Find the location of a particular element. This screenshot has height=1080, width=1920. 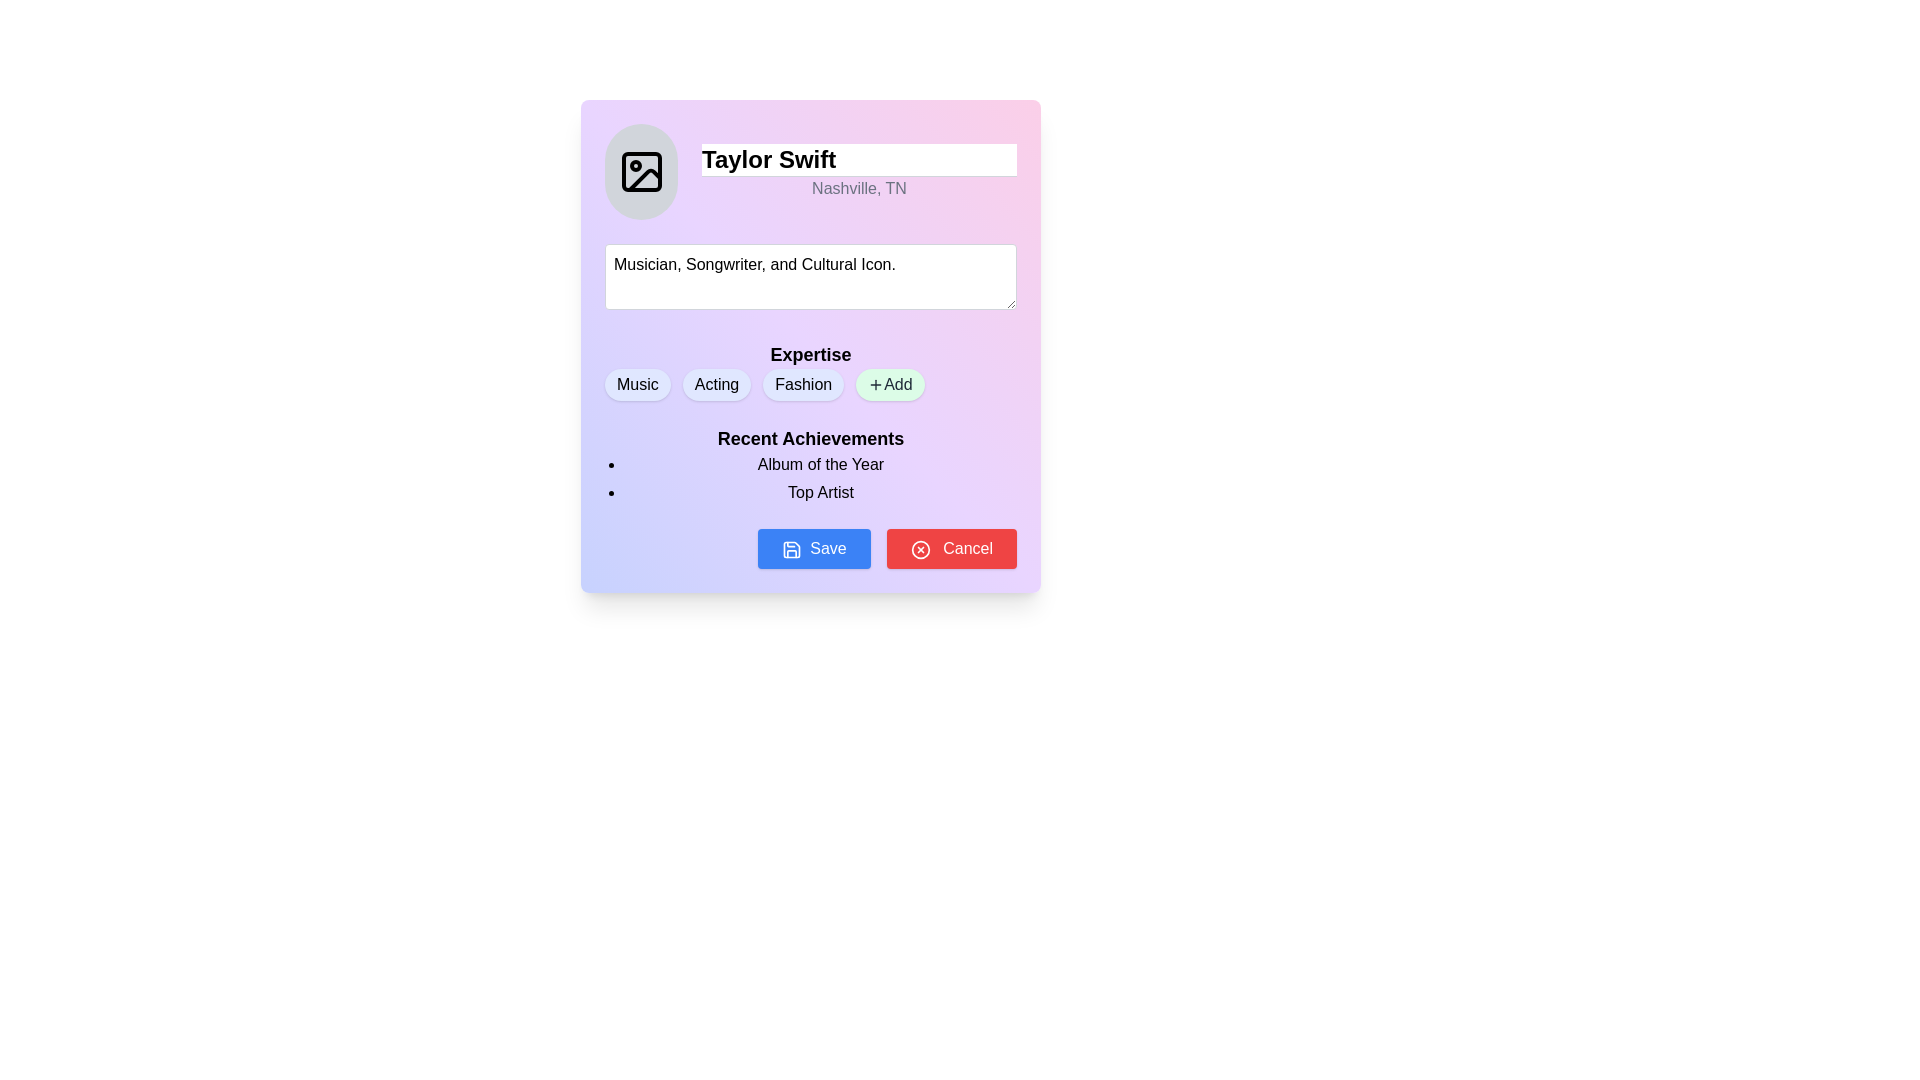

the SVG circle graphic that contributes to the 'Cancel' button's icon, located near the top-right corner of the interface is located at coordinates (919, 549).